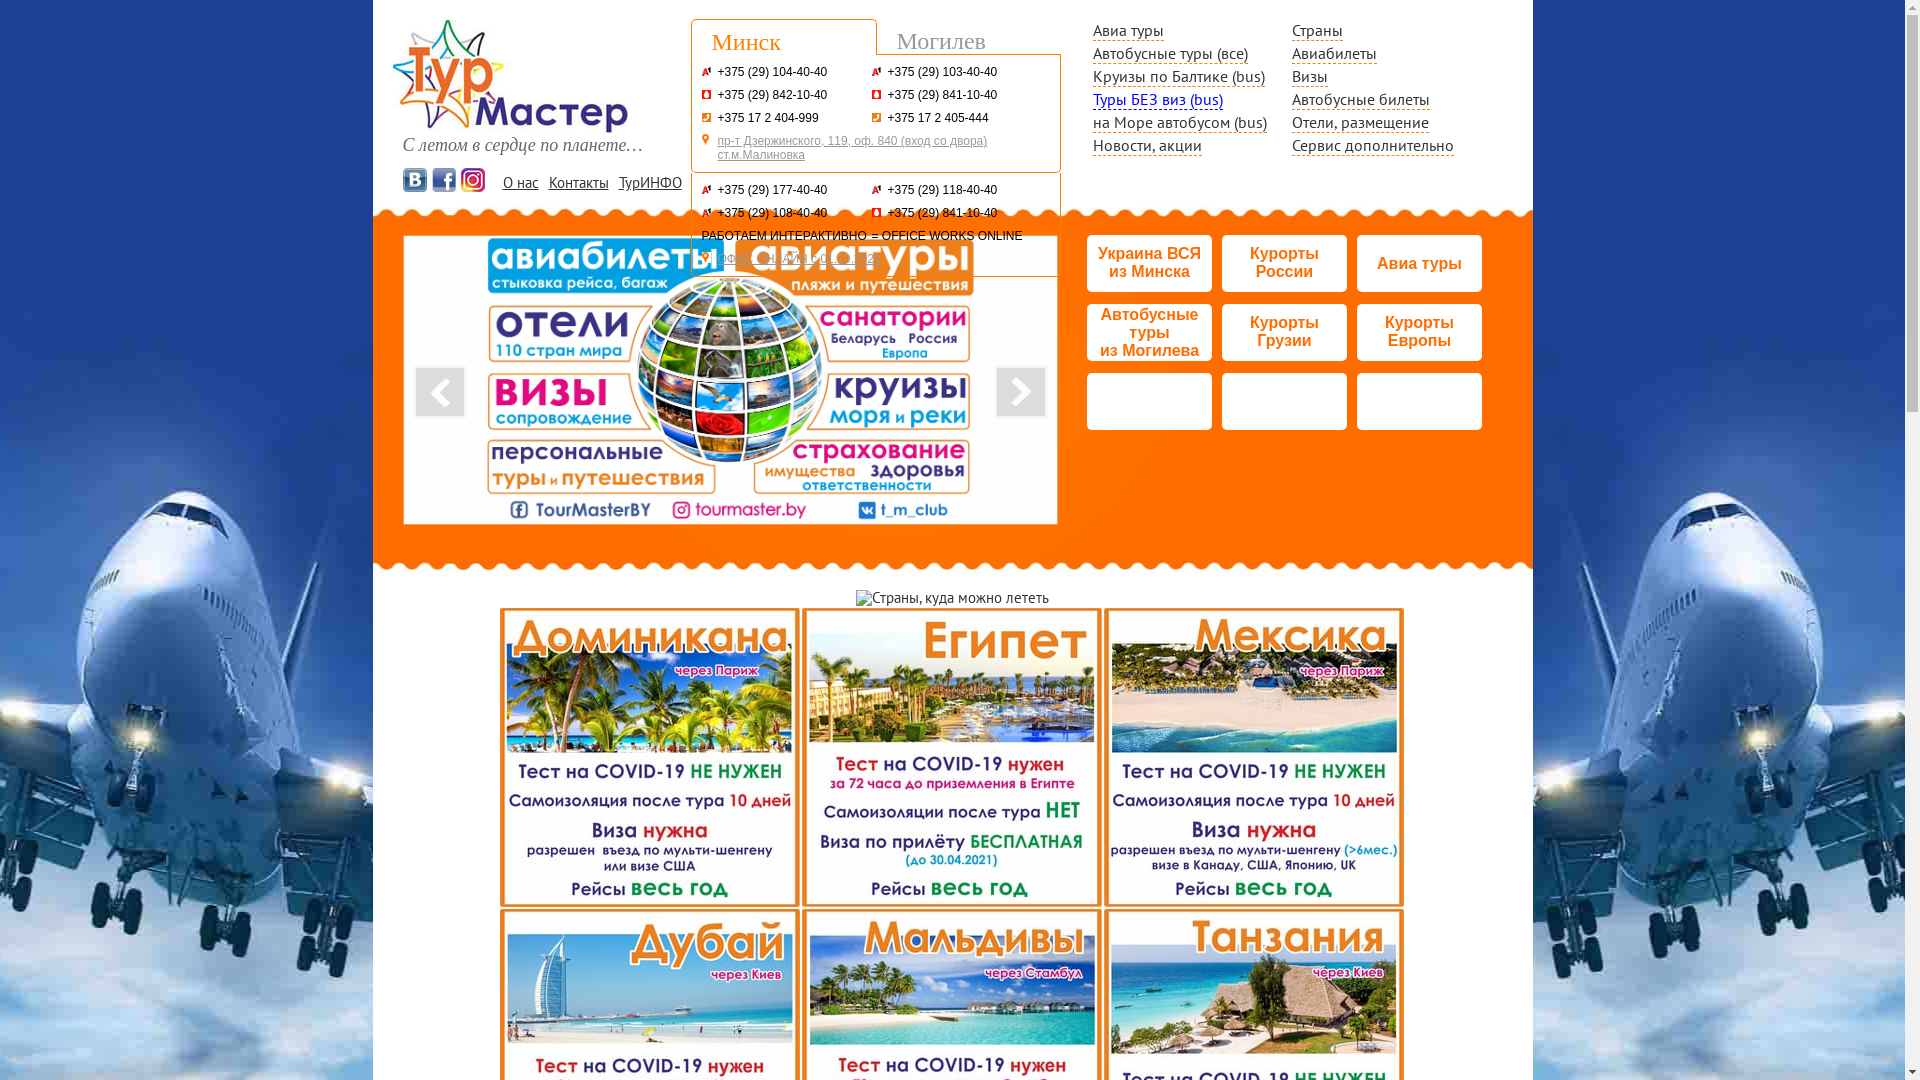  What do you see at coordinates (887, 71) in the screenshot?
I see `'+375 (29) 103-40-40'` at bounding box center [887, 71].